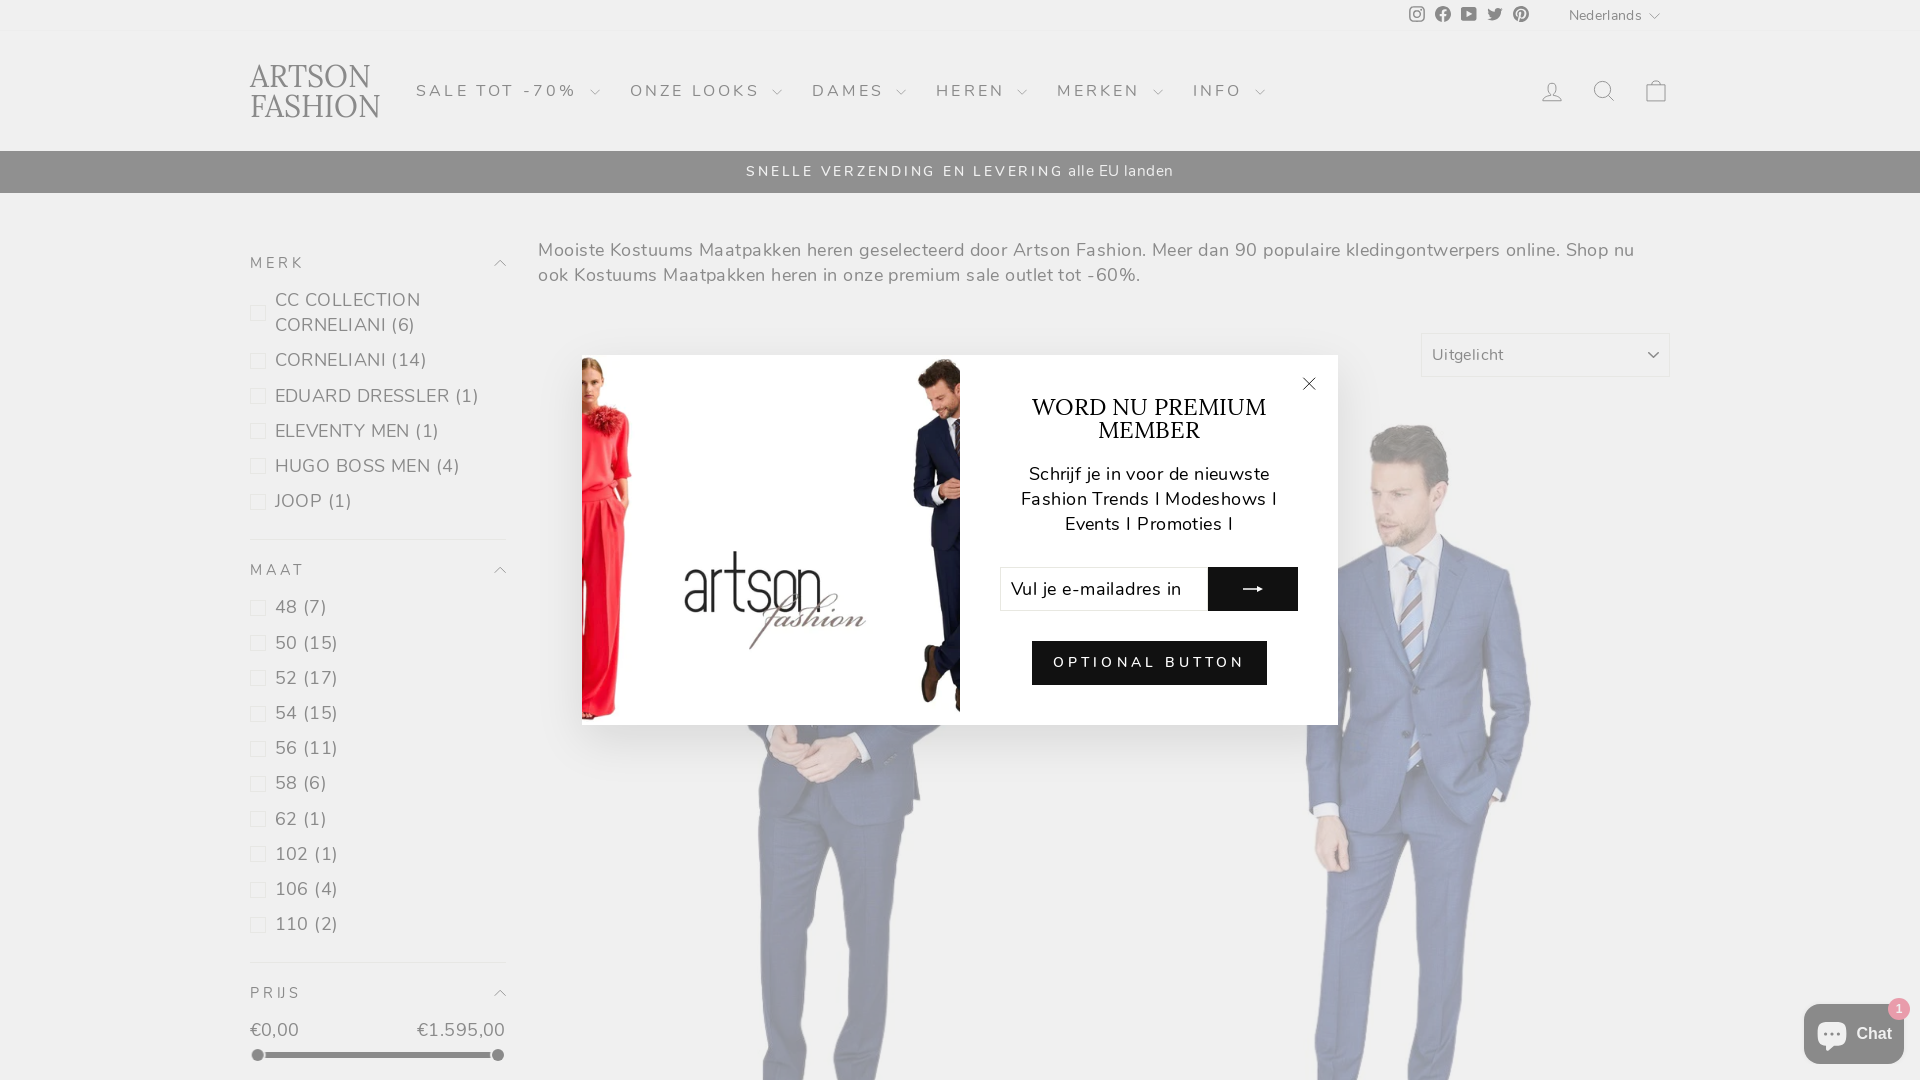 The image size is (1920, 1080). I want to click on 'icon-X, so click(1309, 384).